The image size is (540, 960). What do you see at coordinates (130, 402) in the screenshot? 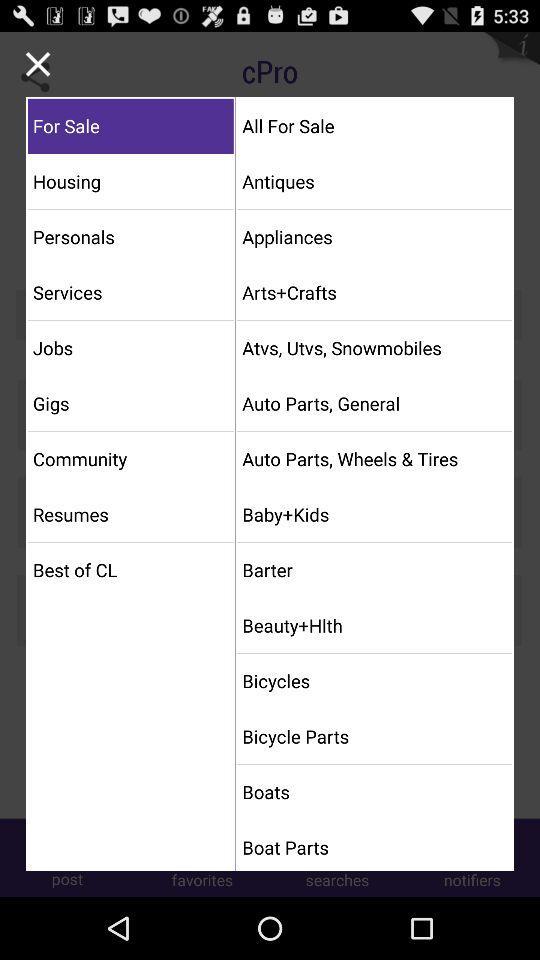
I see `app below jobs app` at bounding box center [130, 402].